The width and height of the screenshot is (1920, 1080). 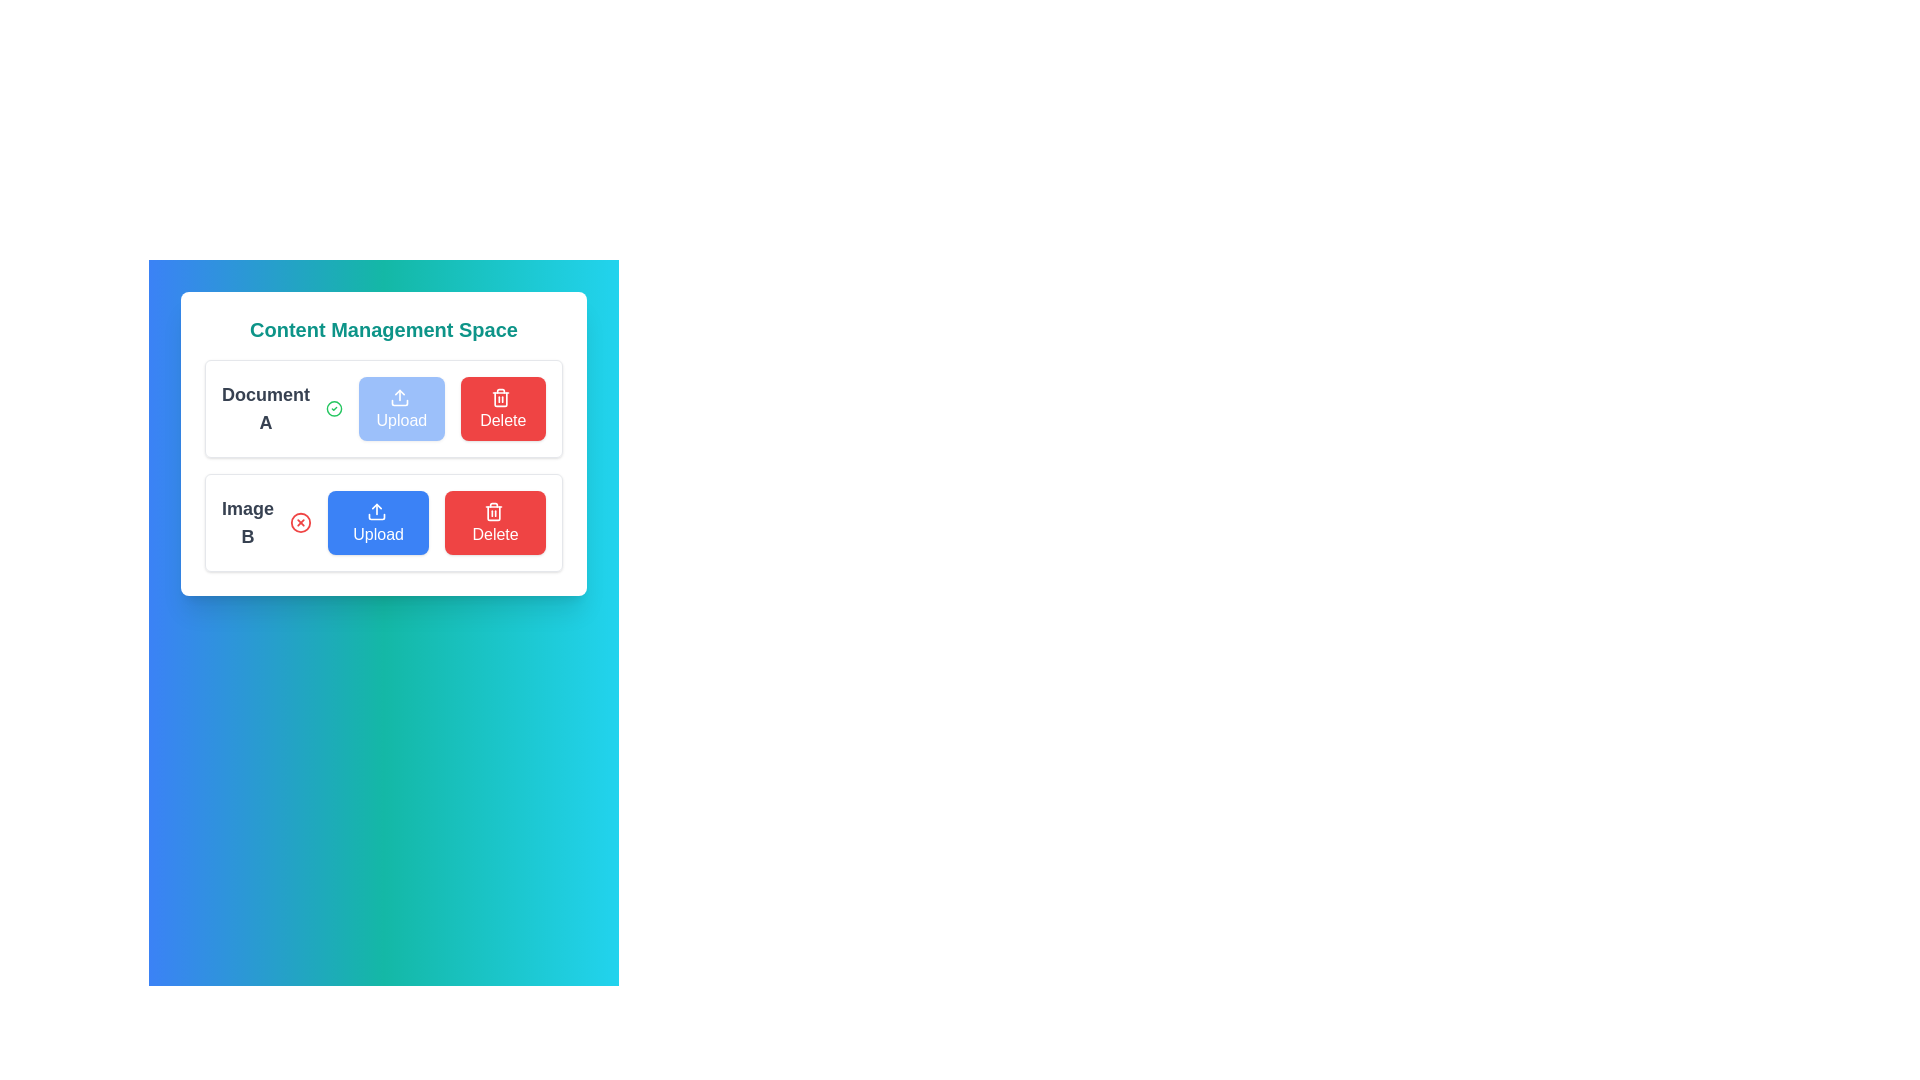 What do you see at coordinates (300, 522) in the screenshot?
I see `the decorative icon component located to the left of the 'Image B' label, which indicates an error or unavailability` at bounding box center [300, 522].